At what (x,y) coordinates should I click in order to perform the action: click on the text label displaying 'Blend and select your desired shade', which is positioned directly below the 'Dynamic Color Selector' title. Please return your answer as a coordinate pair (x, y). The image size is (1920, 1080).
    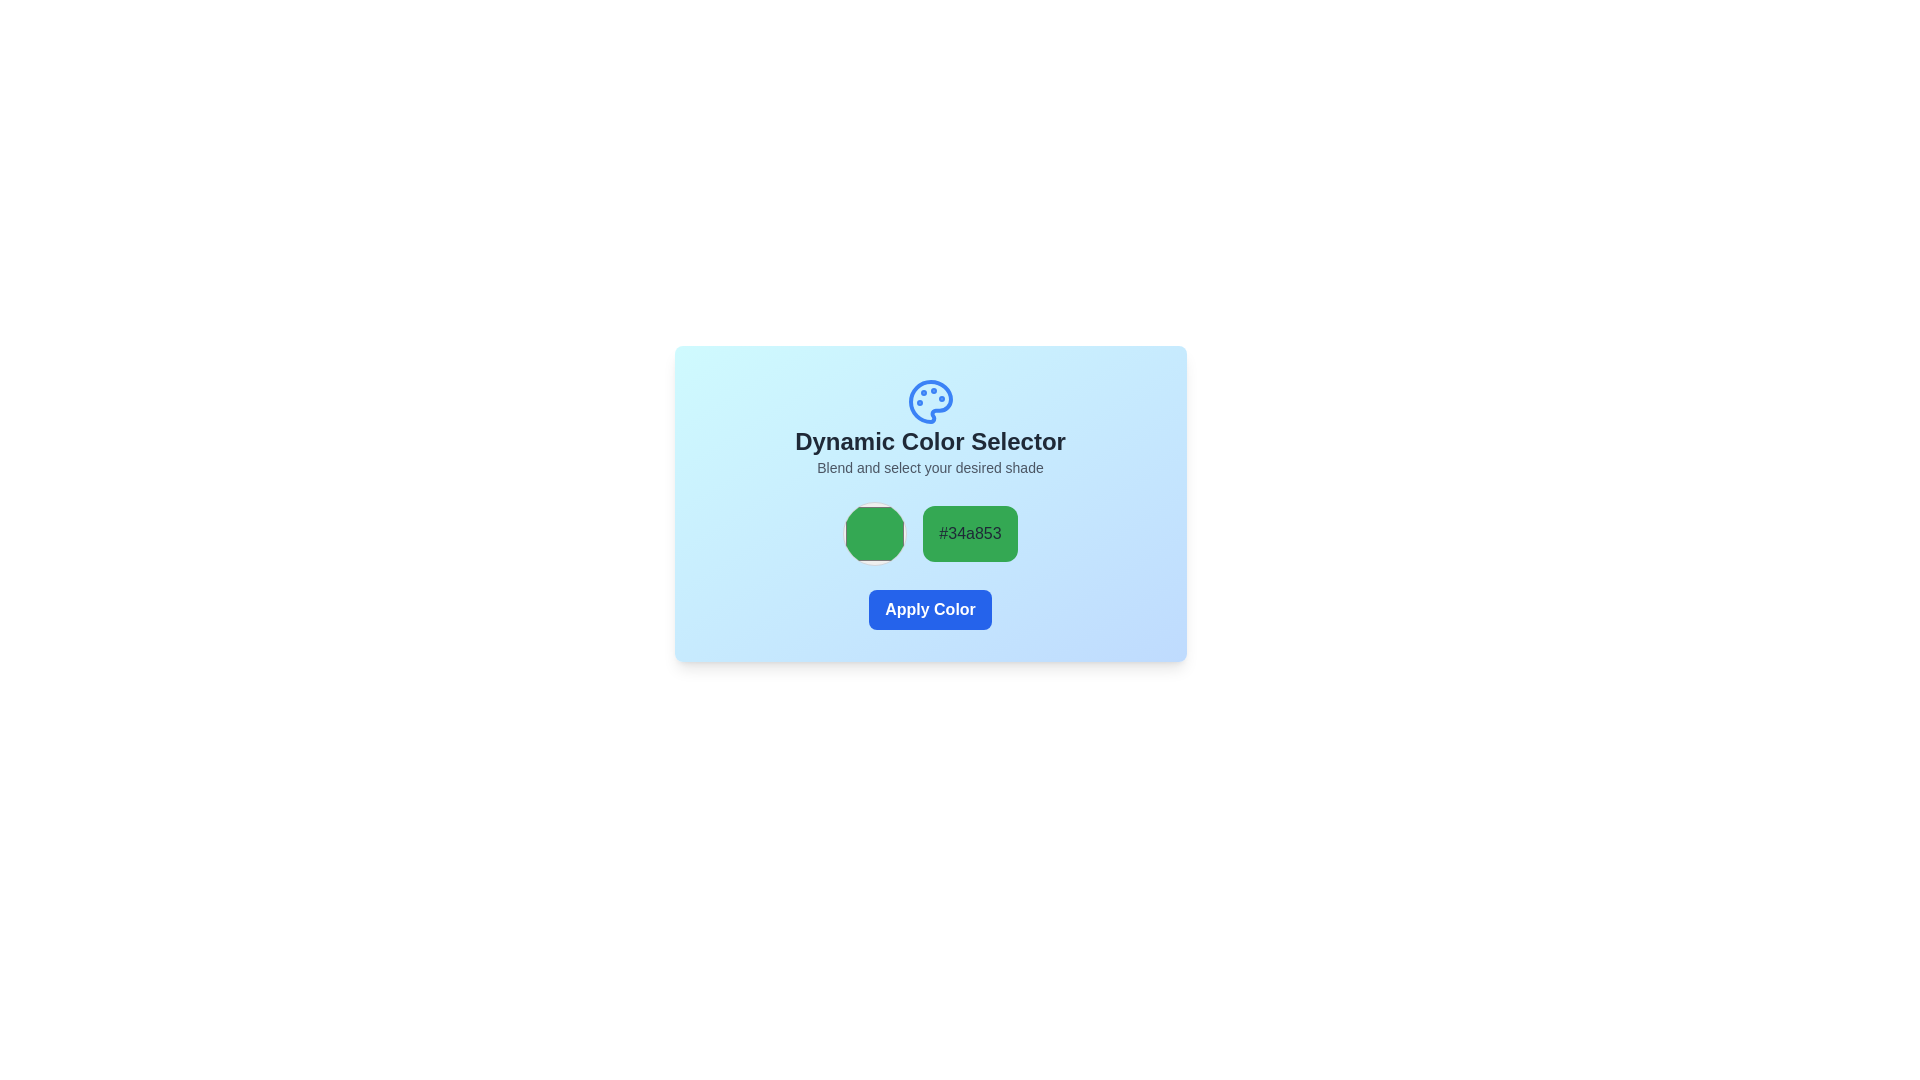
    Looking at the image, I should click on (929, 467).